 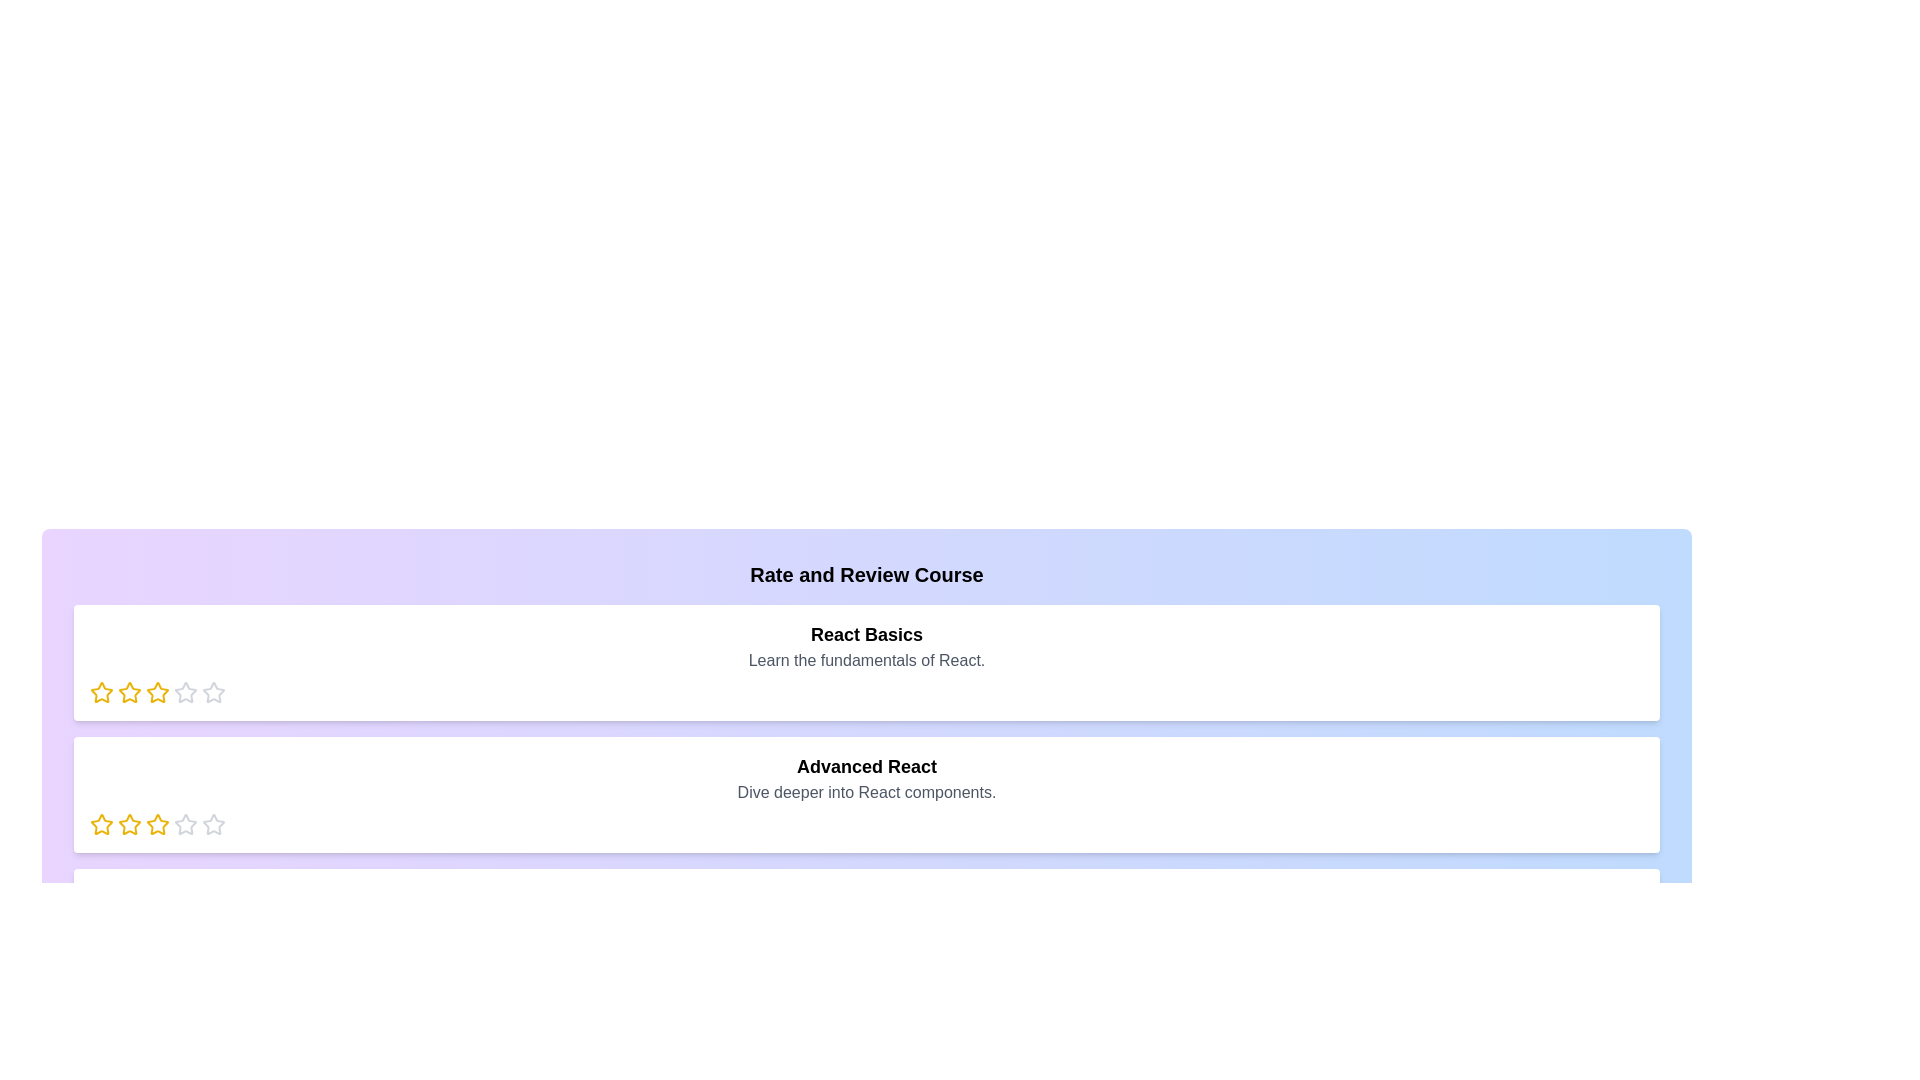 I want to click on the 'Advanced React' text label element, which is a bold and large font title located centrally in the layout, above the description text, so click(x=867, y=766).